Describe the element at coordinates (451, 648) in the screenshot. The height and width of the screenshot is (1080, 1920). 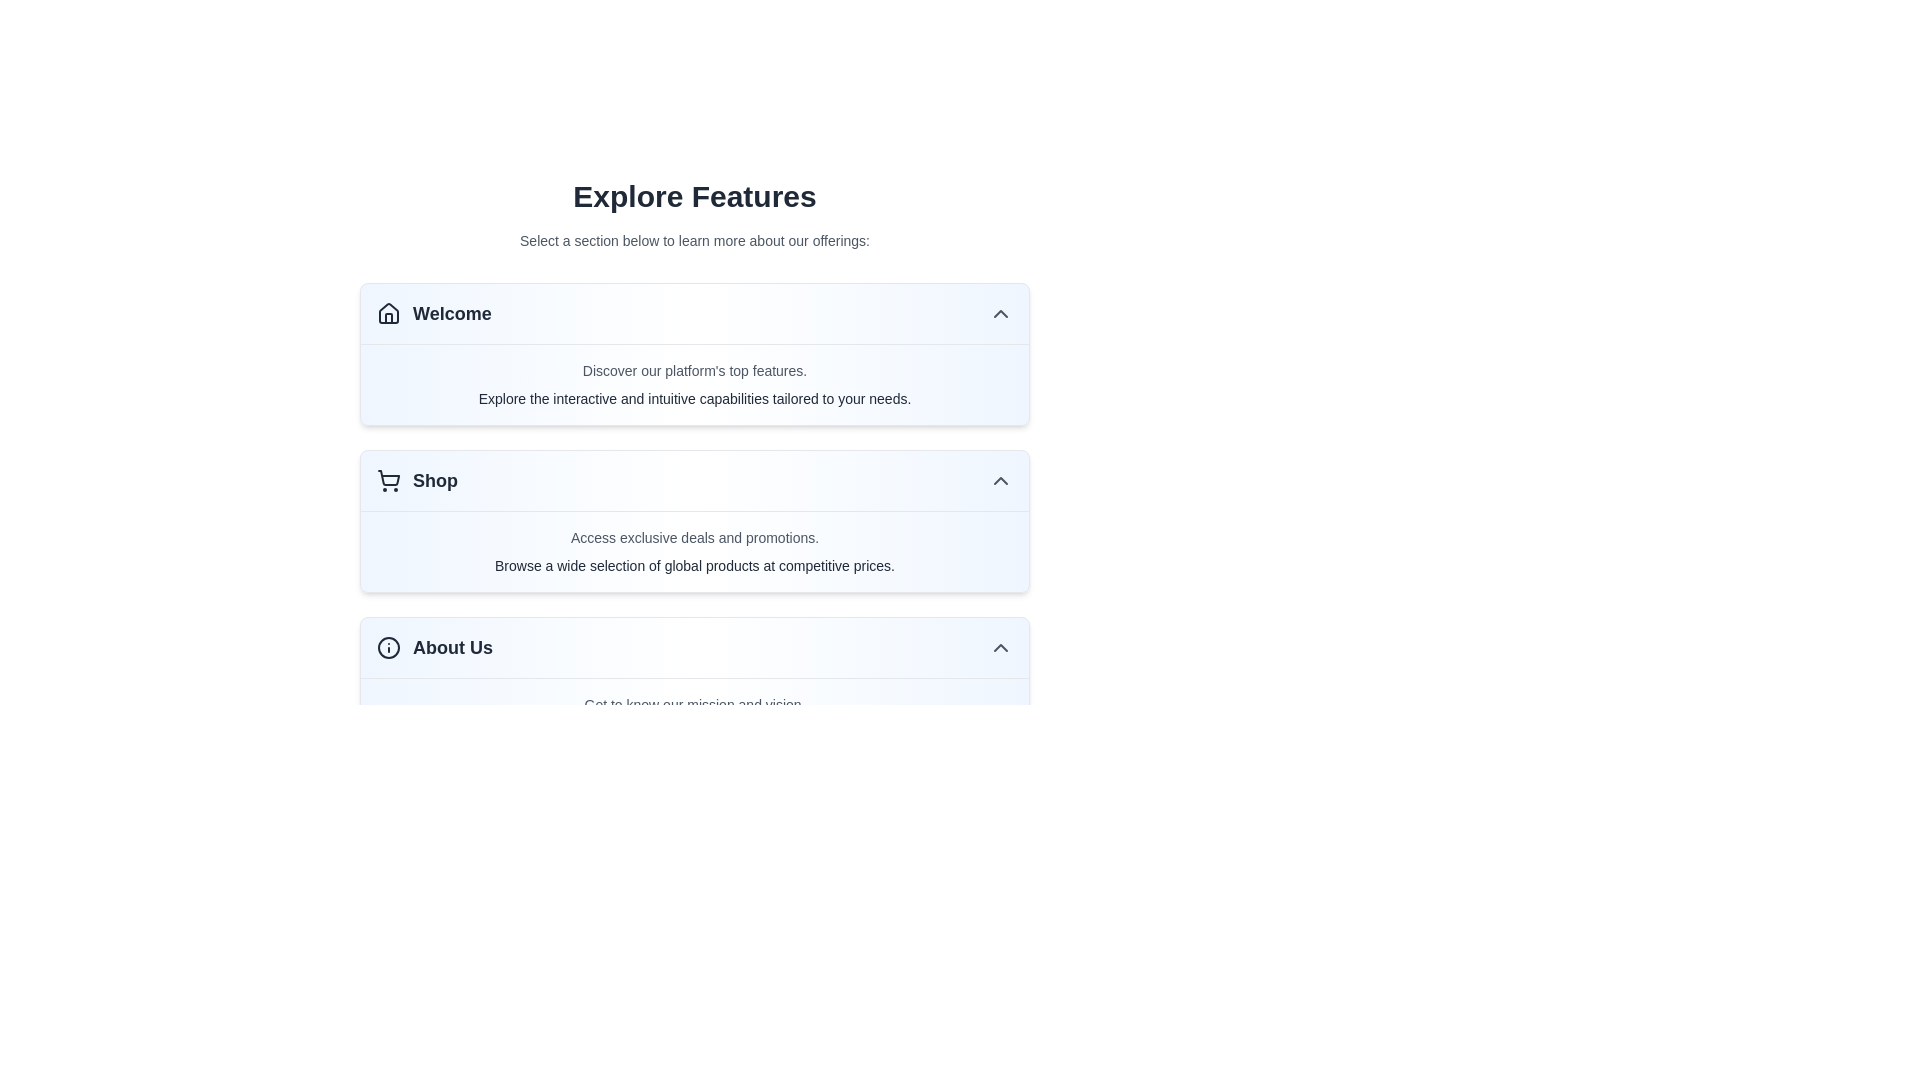
I see `the 'About Us' title text, which is positioned at the bottom of the section list and to the right of the circular 'i' icon` at that location.